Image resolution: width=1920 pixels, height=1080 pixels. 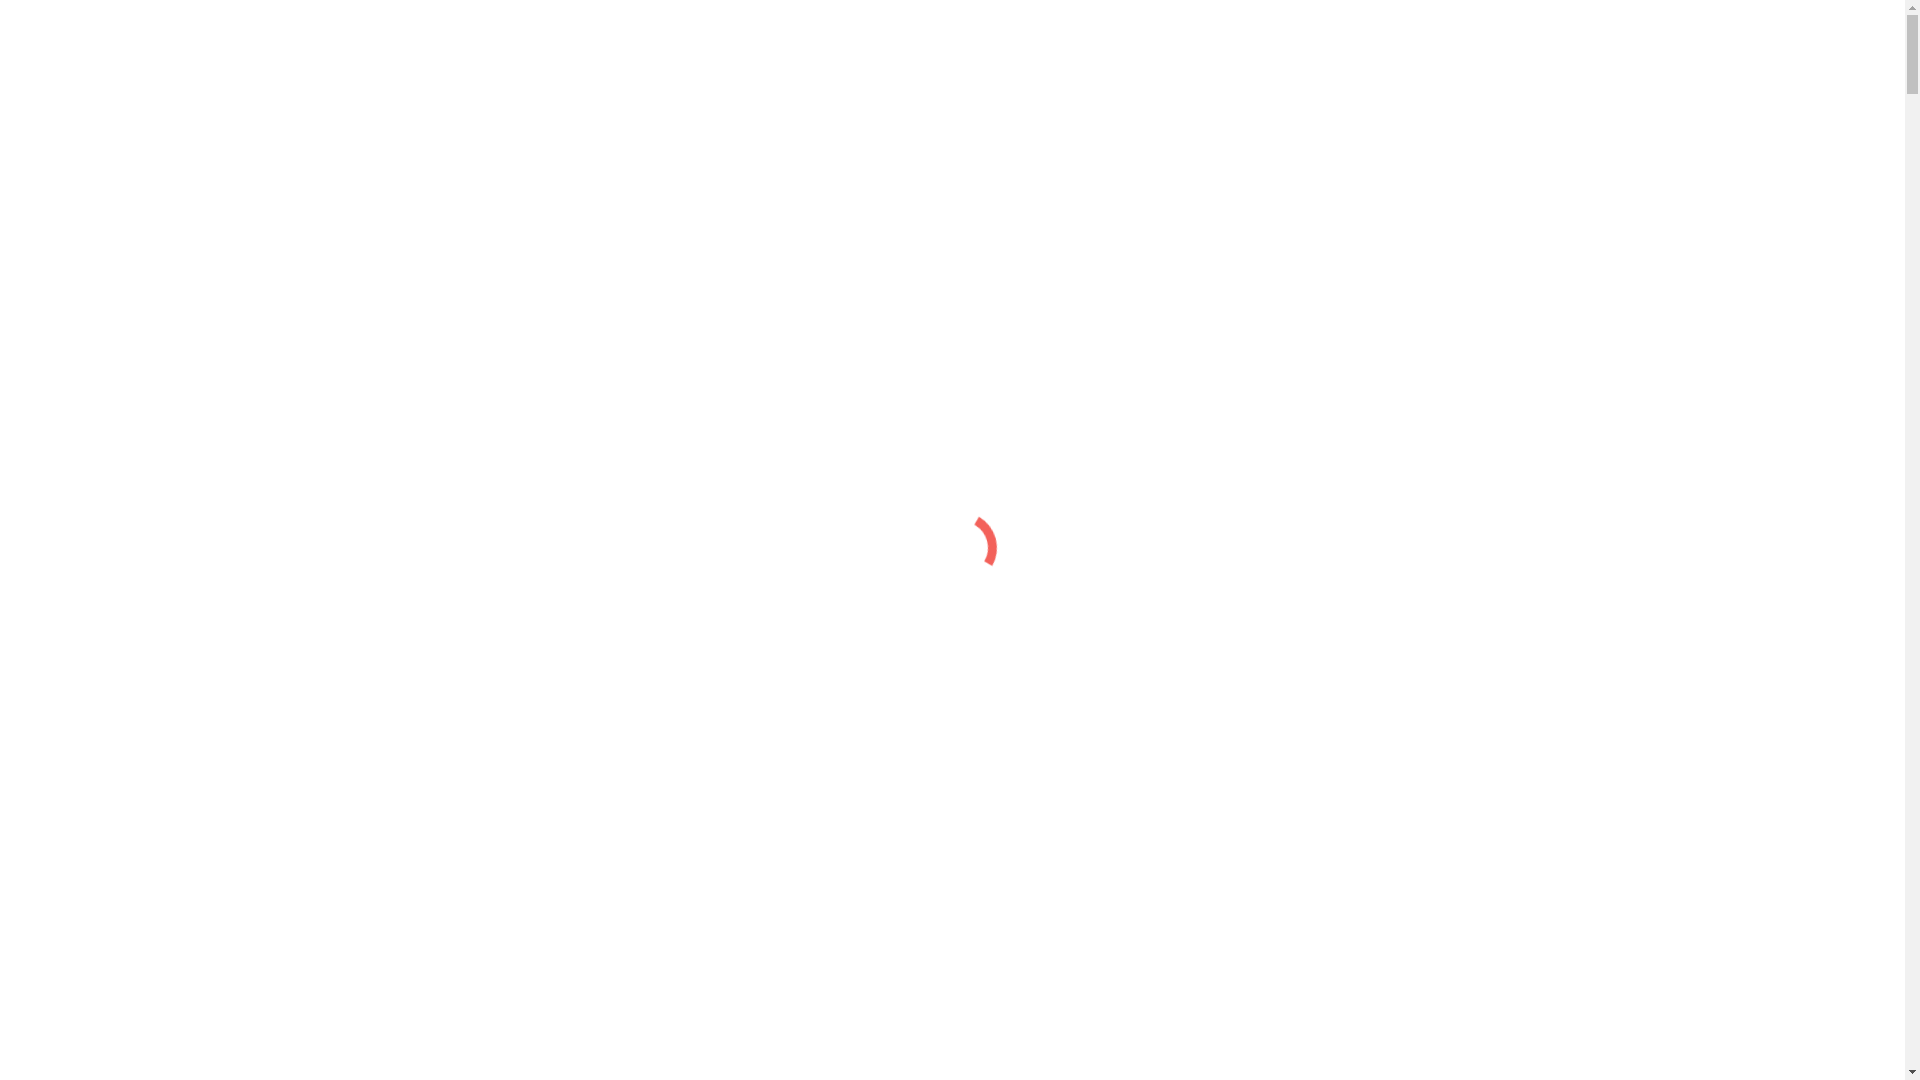 I want to click on 'Skip to content', so click(x=56, y=16).